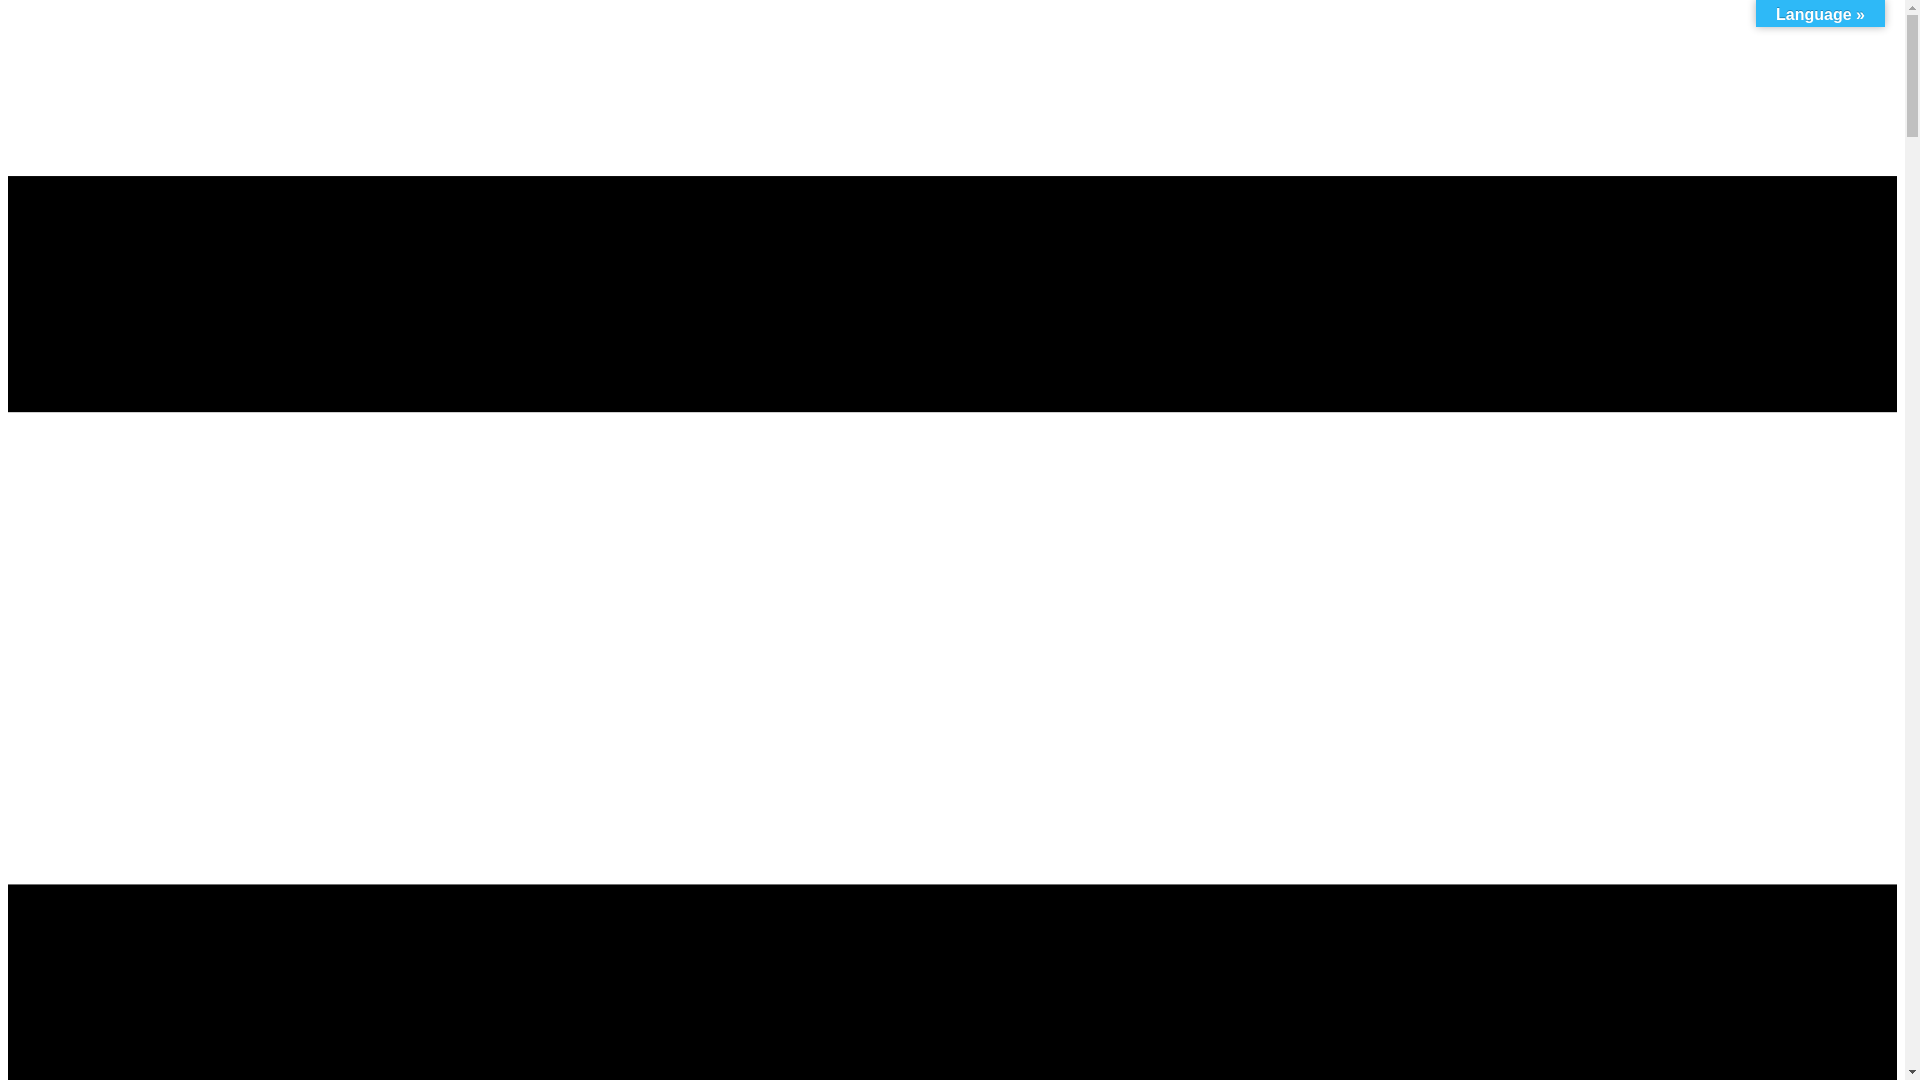 The width and height of the screenshot is (1920, 1080). I want to click on 'Skip to content', so click(7, 56).